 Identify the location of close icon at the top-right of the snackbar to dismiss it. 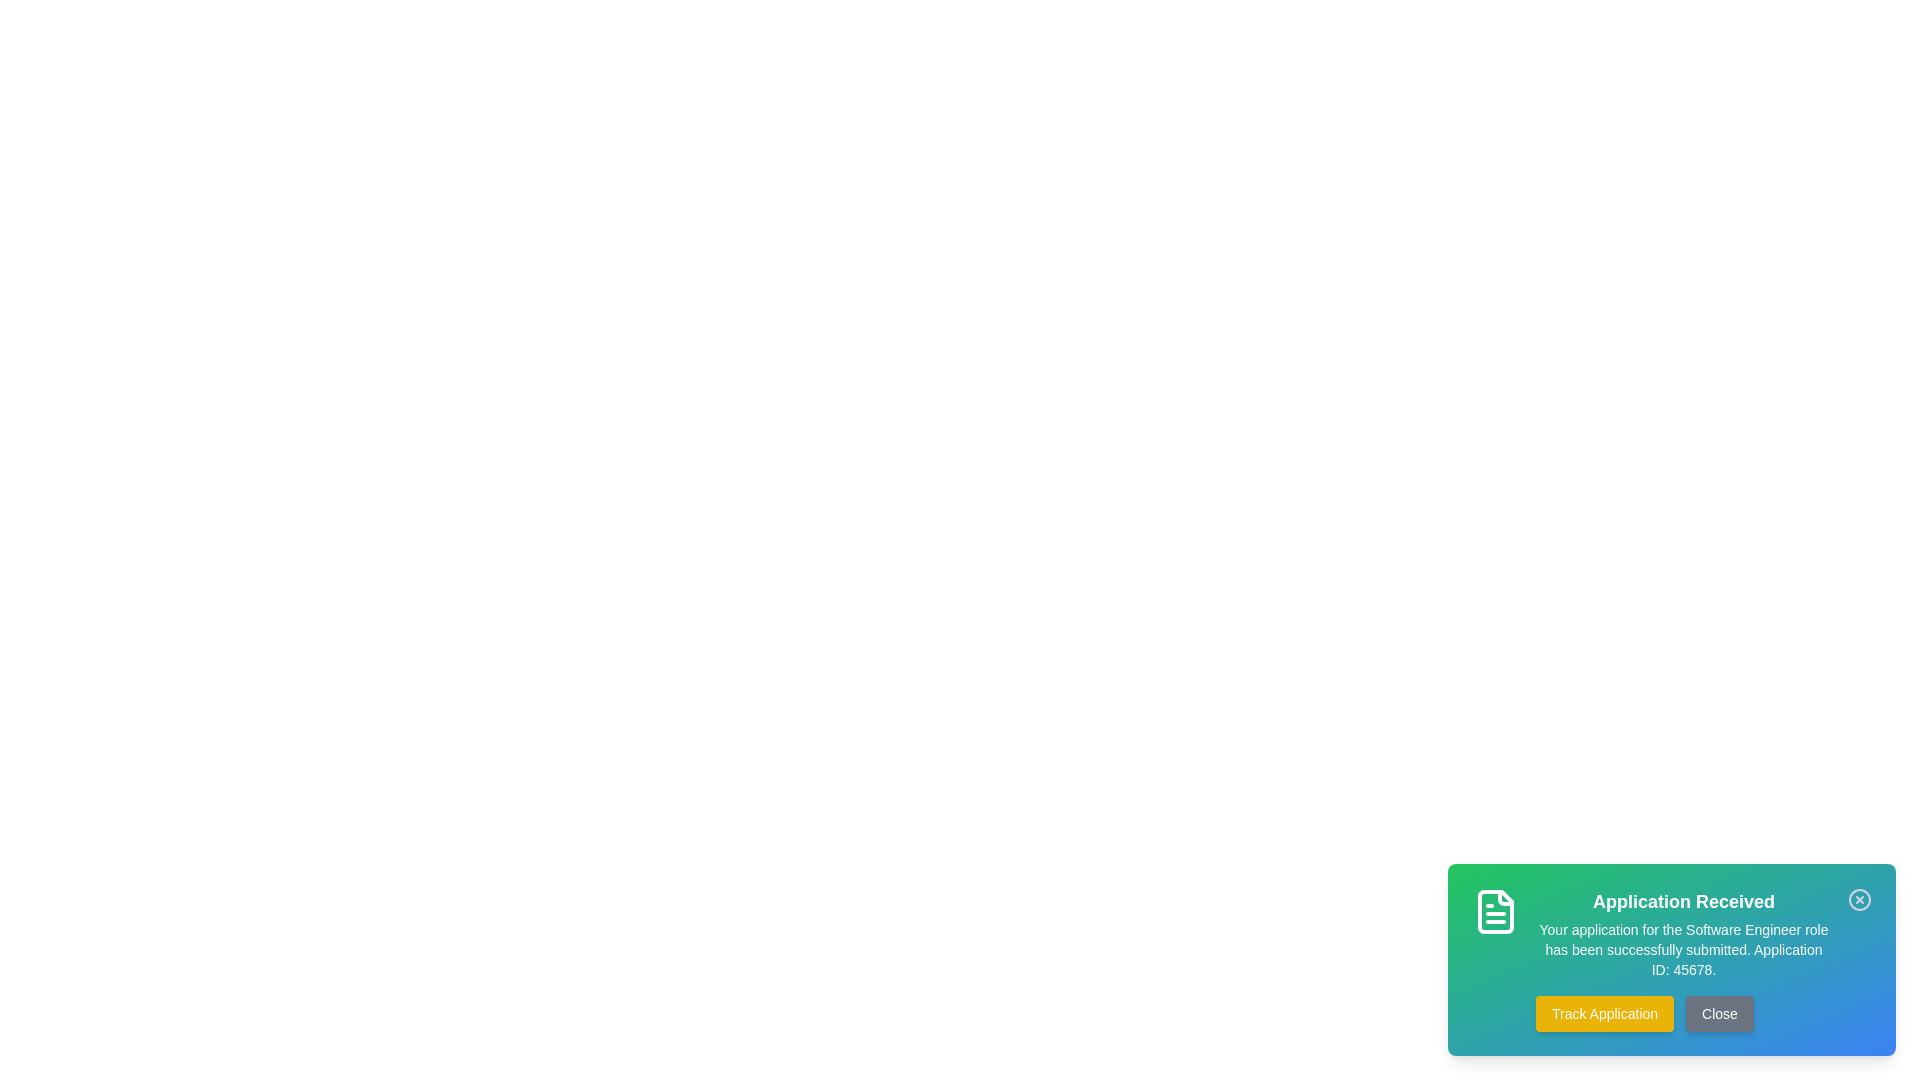
(1859, 898).